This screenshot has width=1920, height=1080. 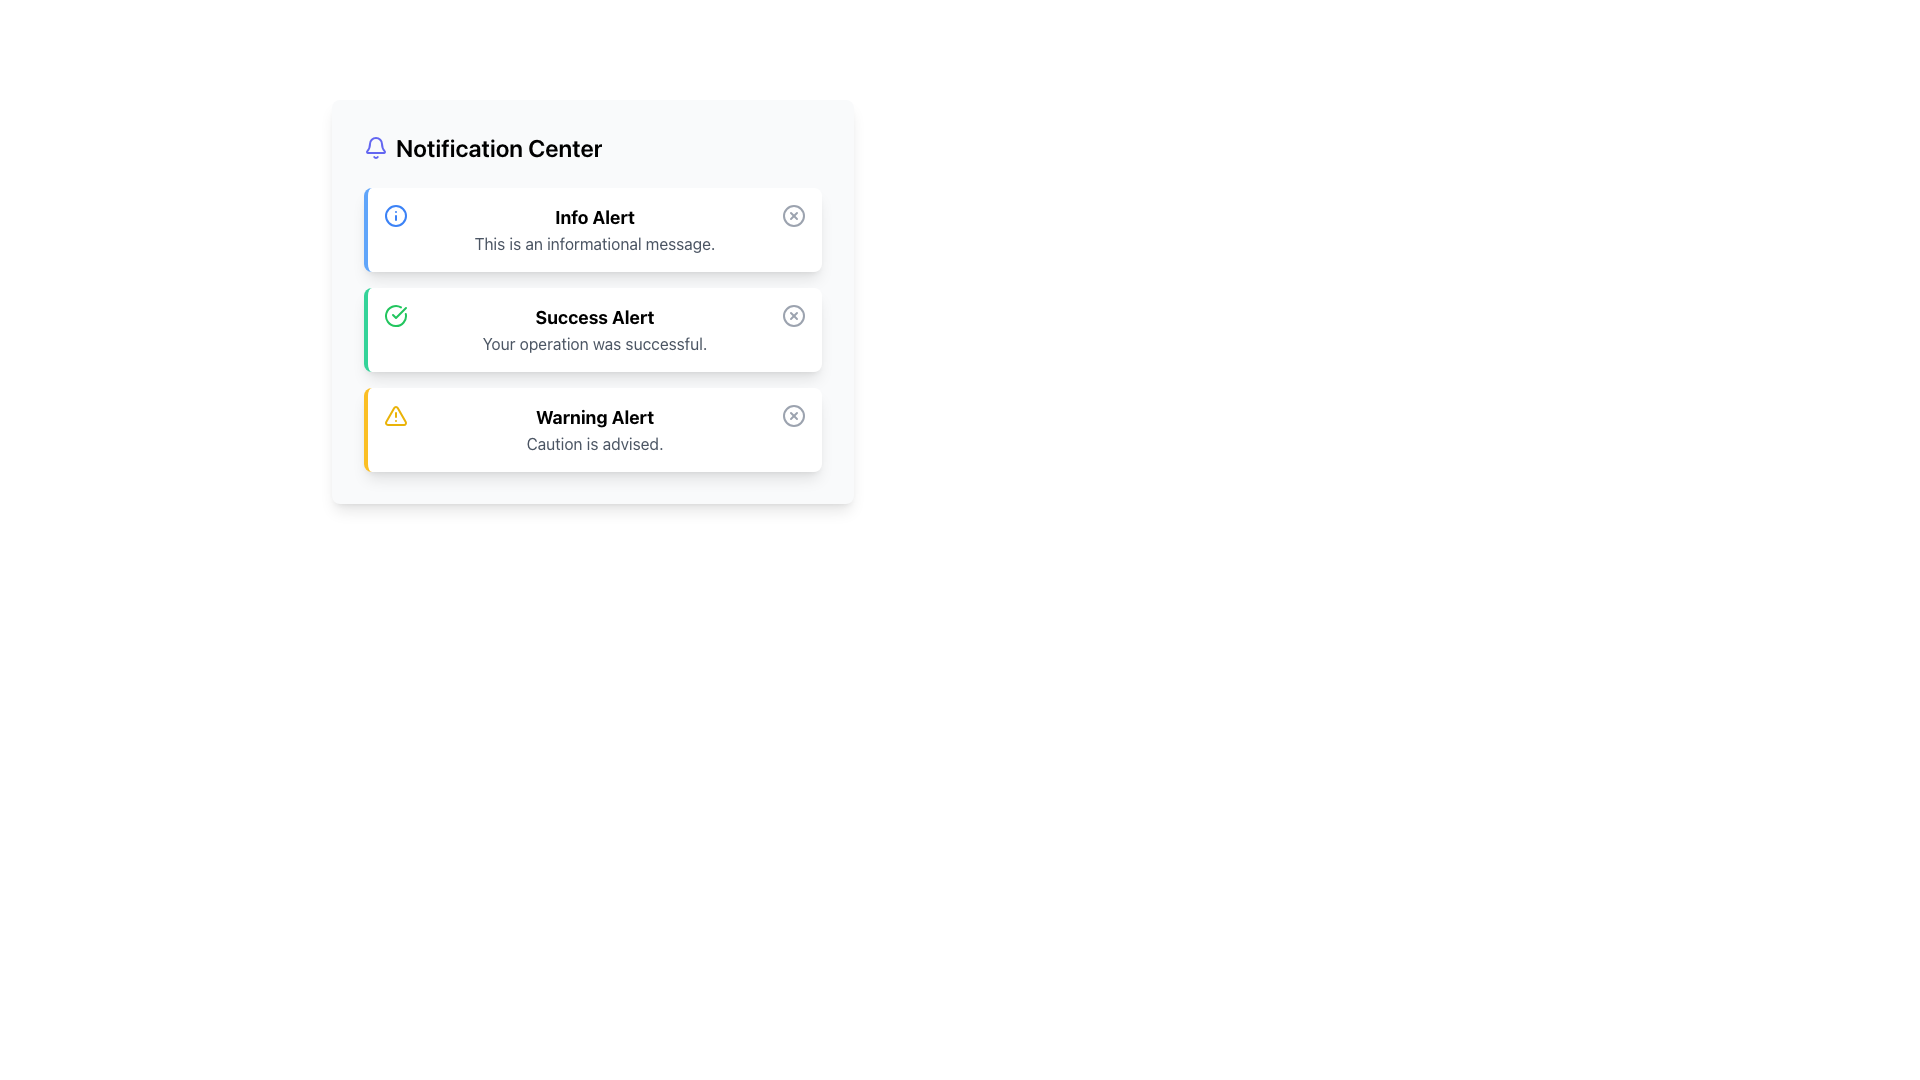 What do you see at coordinates (375, 144) in the screenshot?
I see `the bell-like graphical icon representing the notification feature located at the top-left of the 'Notification Center' card` at bounding box center [375, 144].